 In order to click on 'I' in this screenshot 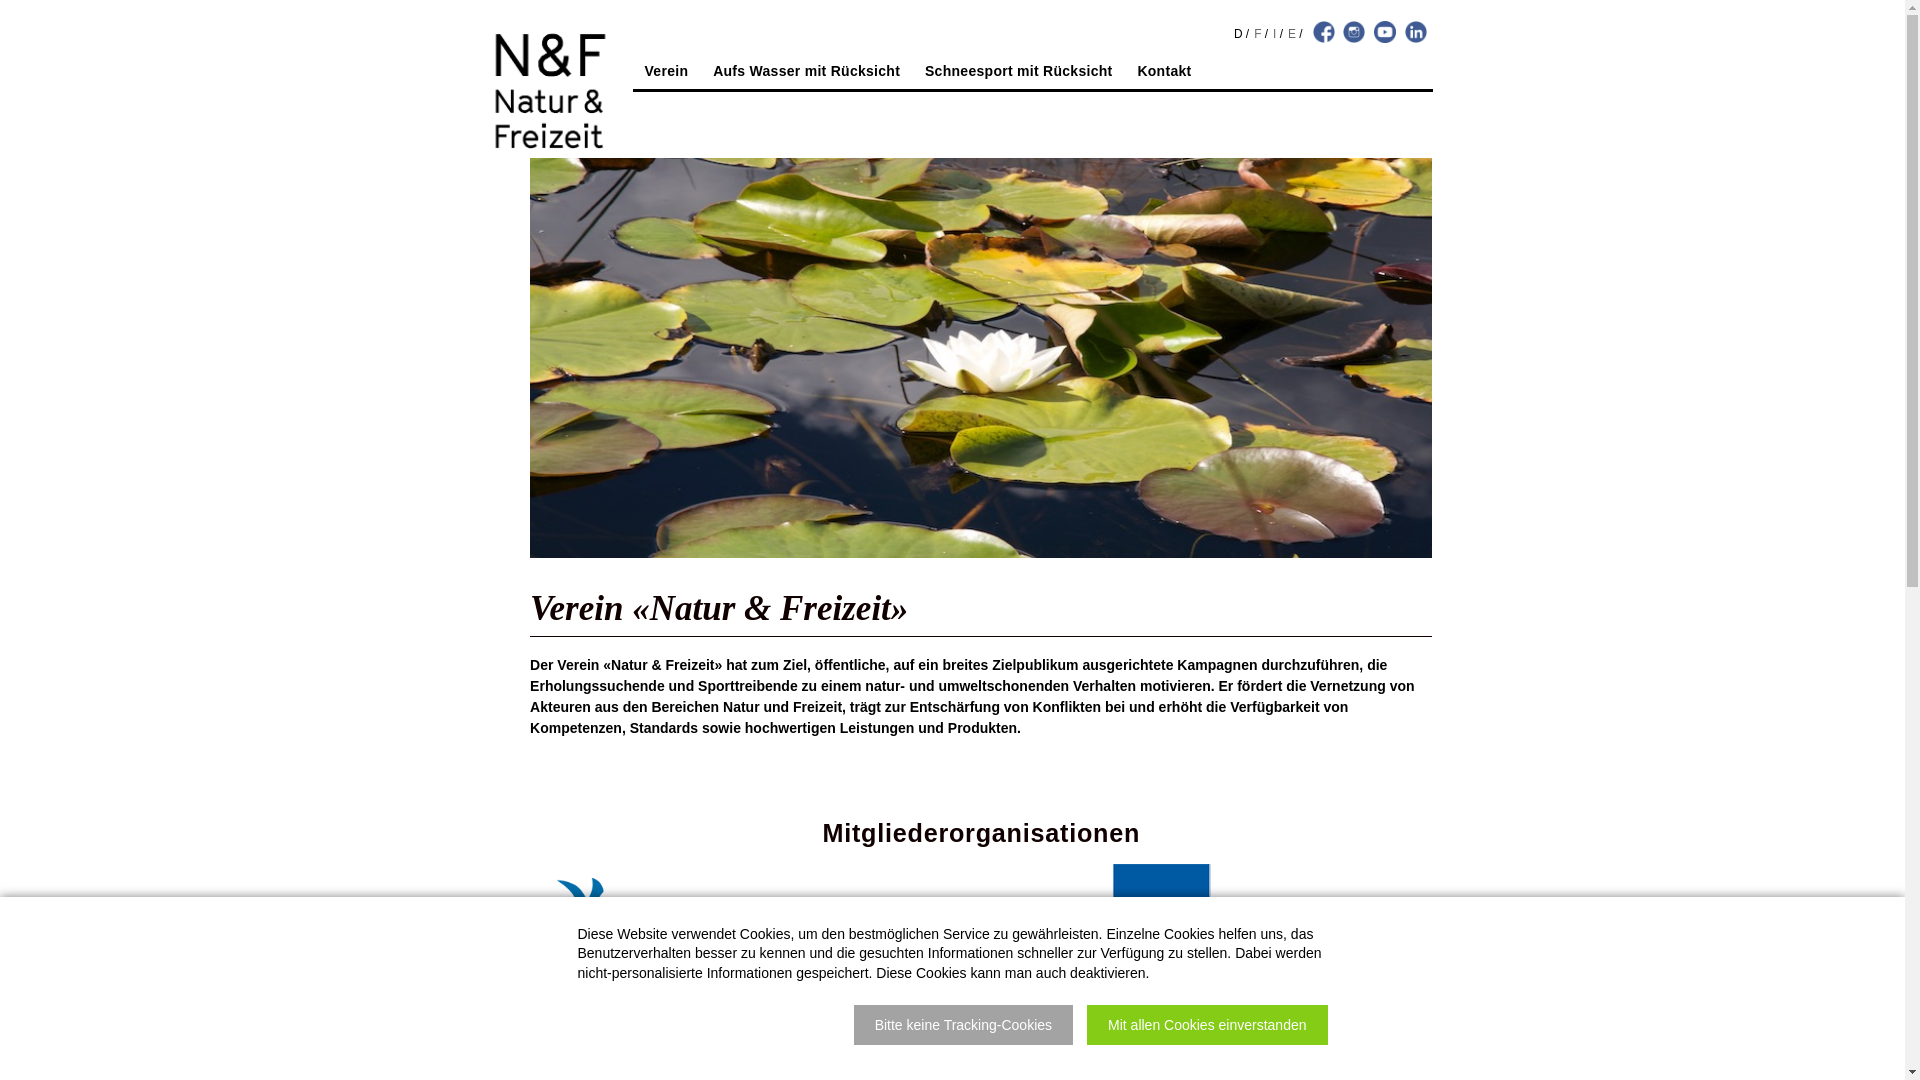, I will do `click(1273, 34)`.